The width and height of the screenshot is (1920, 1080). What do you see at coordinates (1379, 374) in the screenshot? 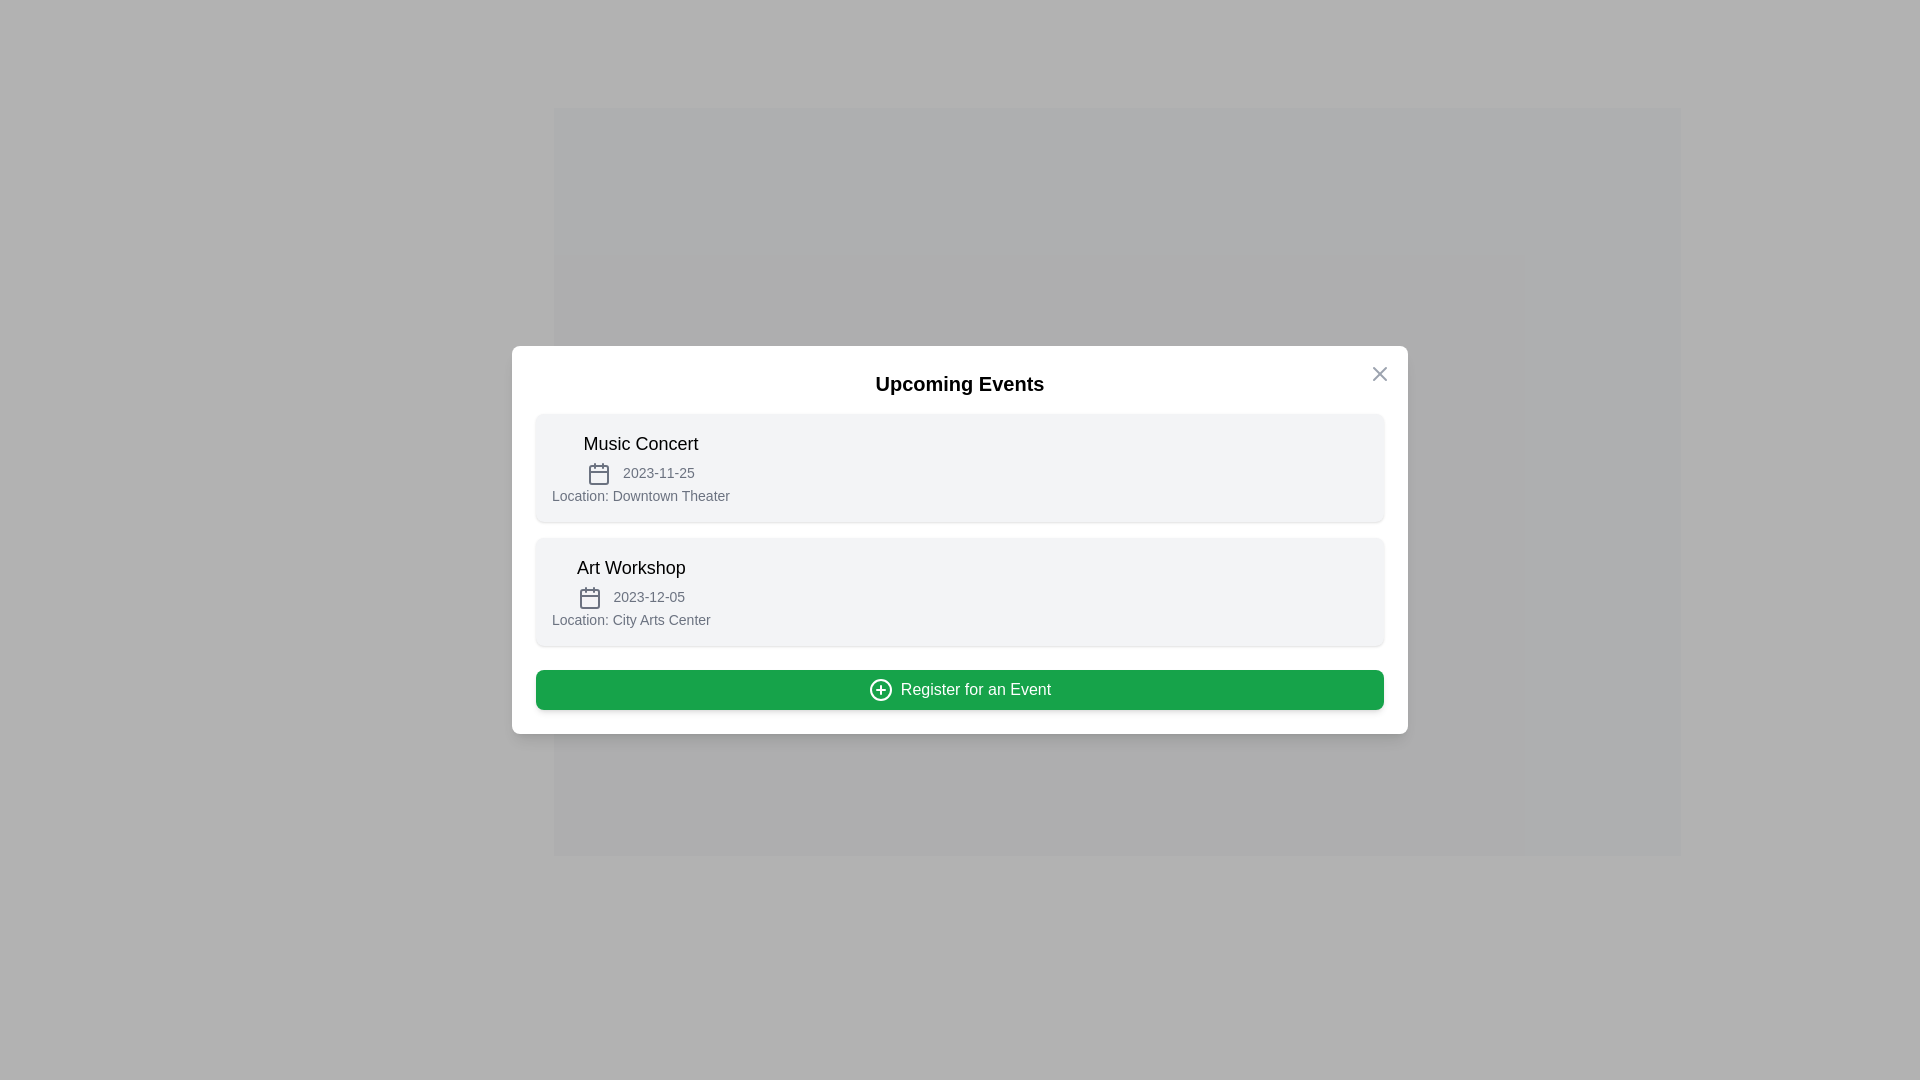
I see `the close icon located at the top-right corner of the 'Upcoming Events' modal` at bounding box center [1379, 374].